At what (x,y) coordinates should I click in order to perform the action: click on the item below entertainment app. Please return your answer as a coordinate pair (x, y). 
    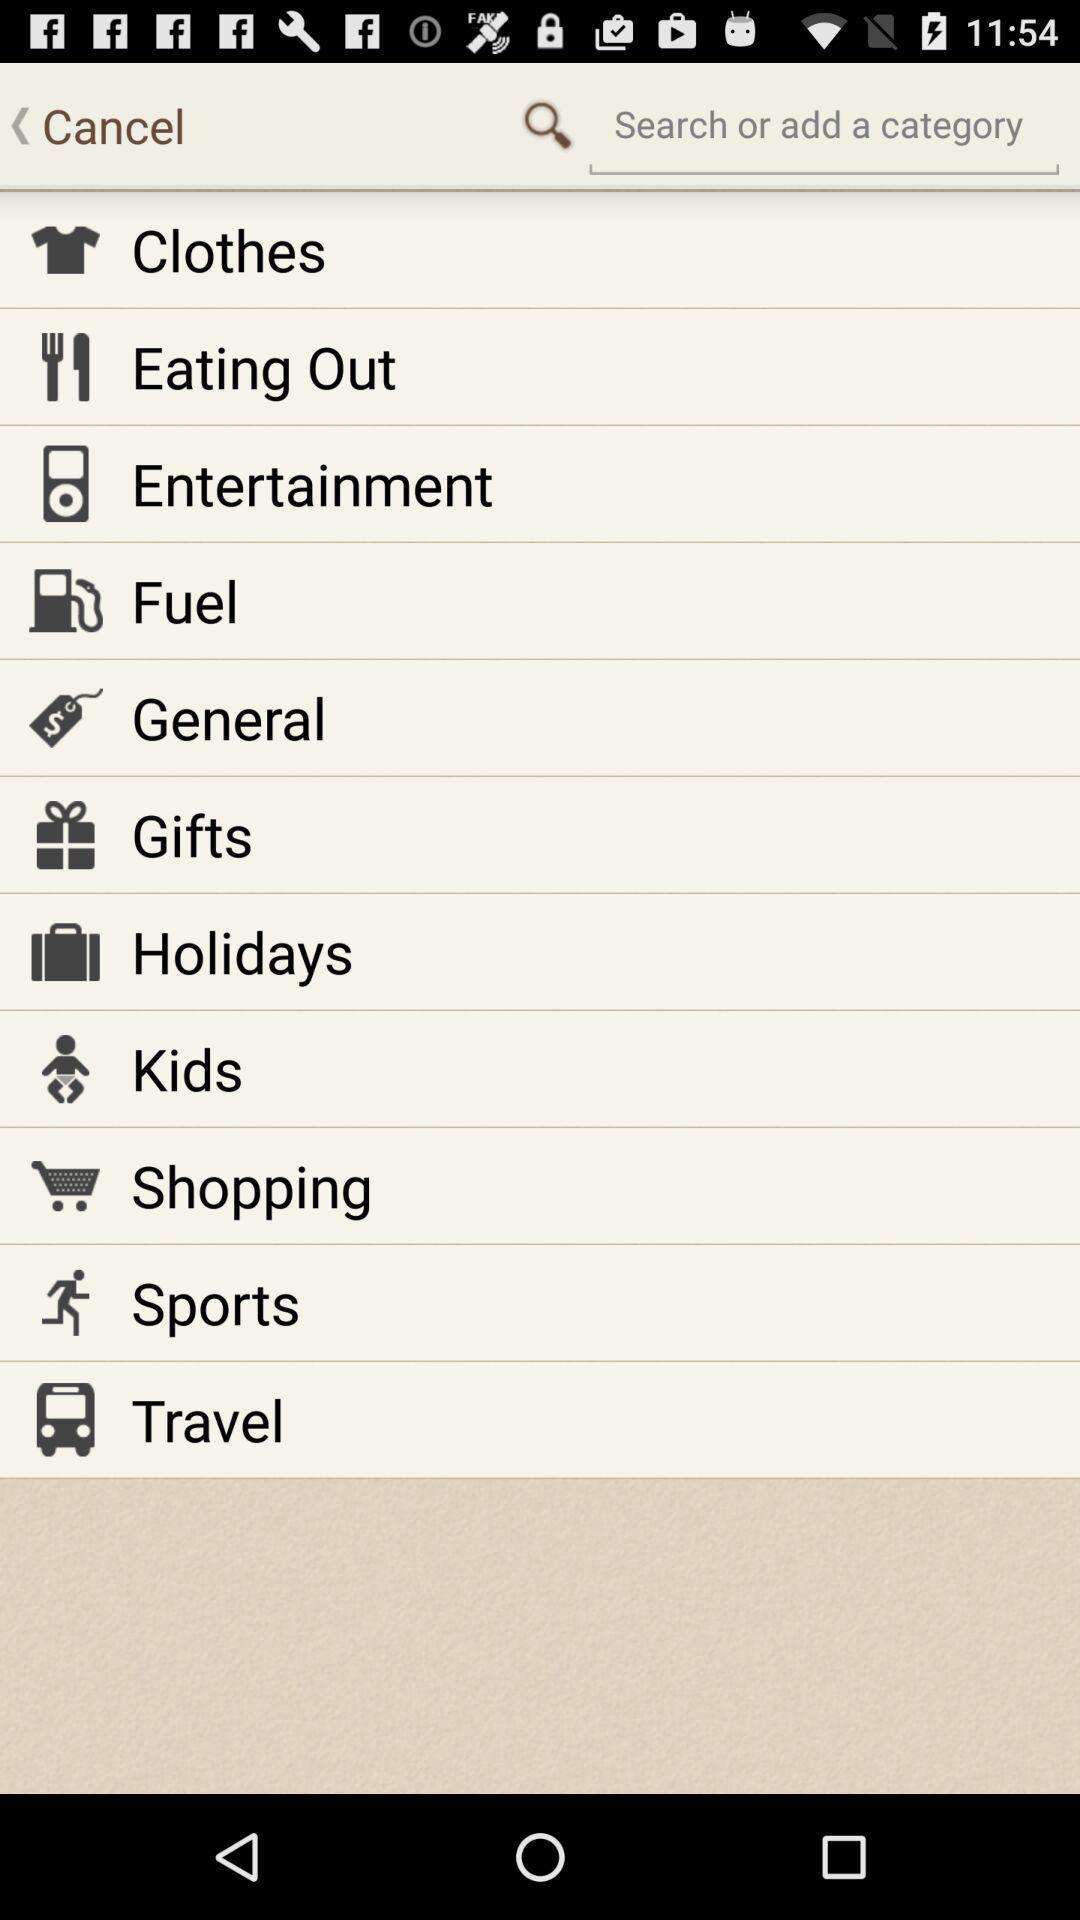
    Looking at the image, I should click on (185, 599).